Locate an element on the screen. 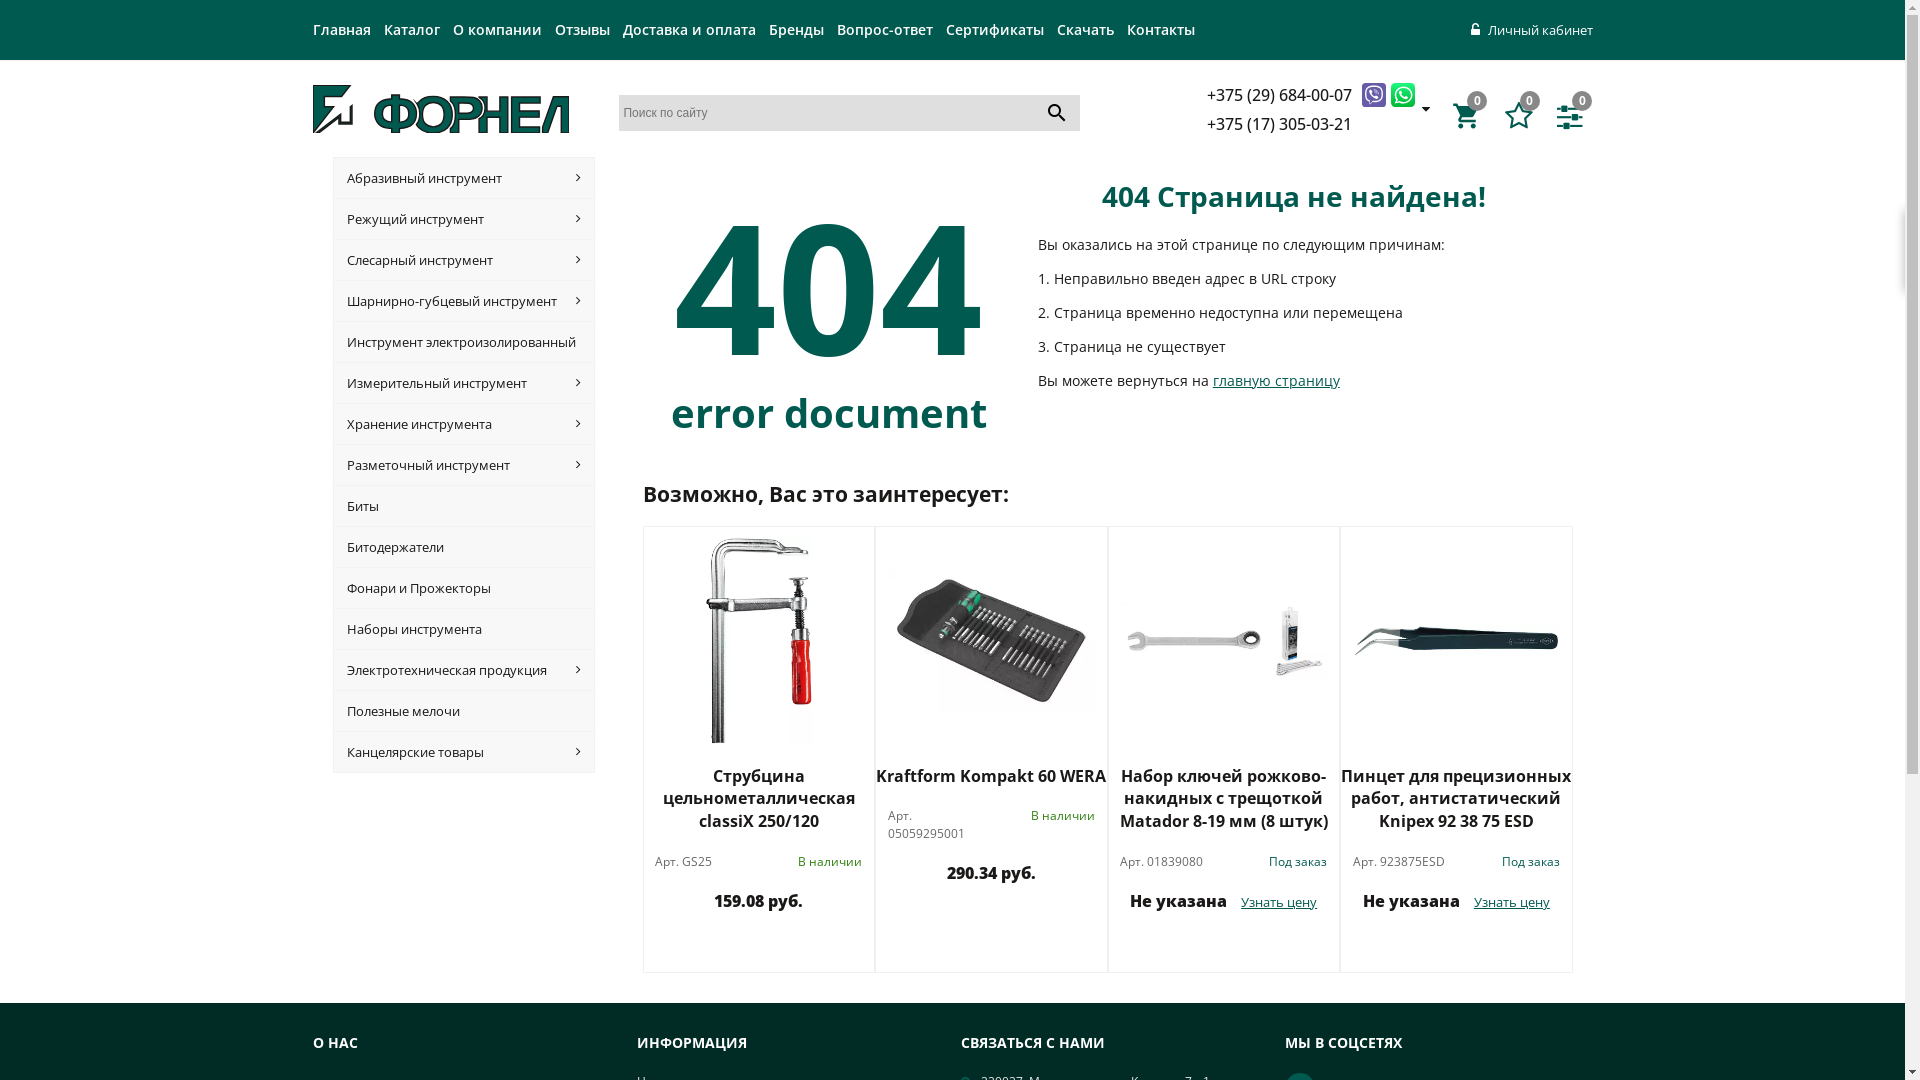 This screenshot has height=1080, width=1920. '+375 (17) 305-03-21' is located at coordinates (1205, 123).